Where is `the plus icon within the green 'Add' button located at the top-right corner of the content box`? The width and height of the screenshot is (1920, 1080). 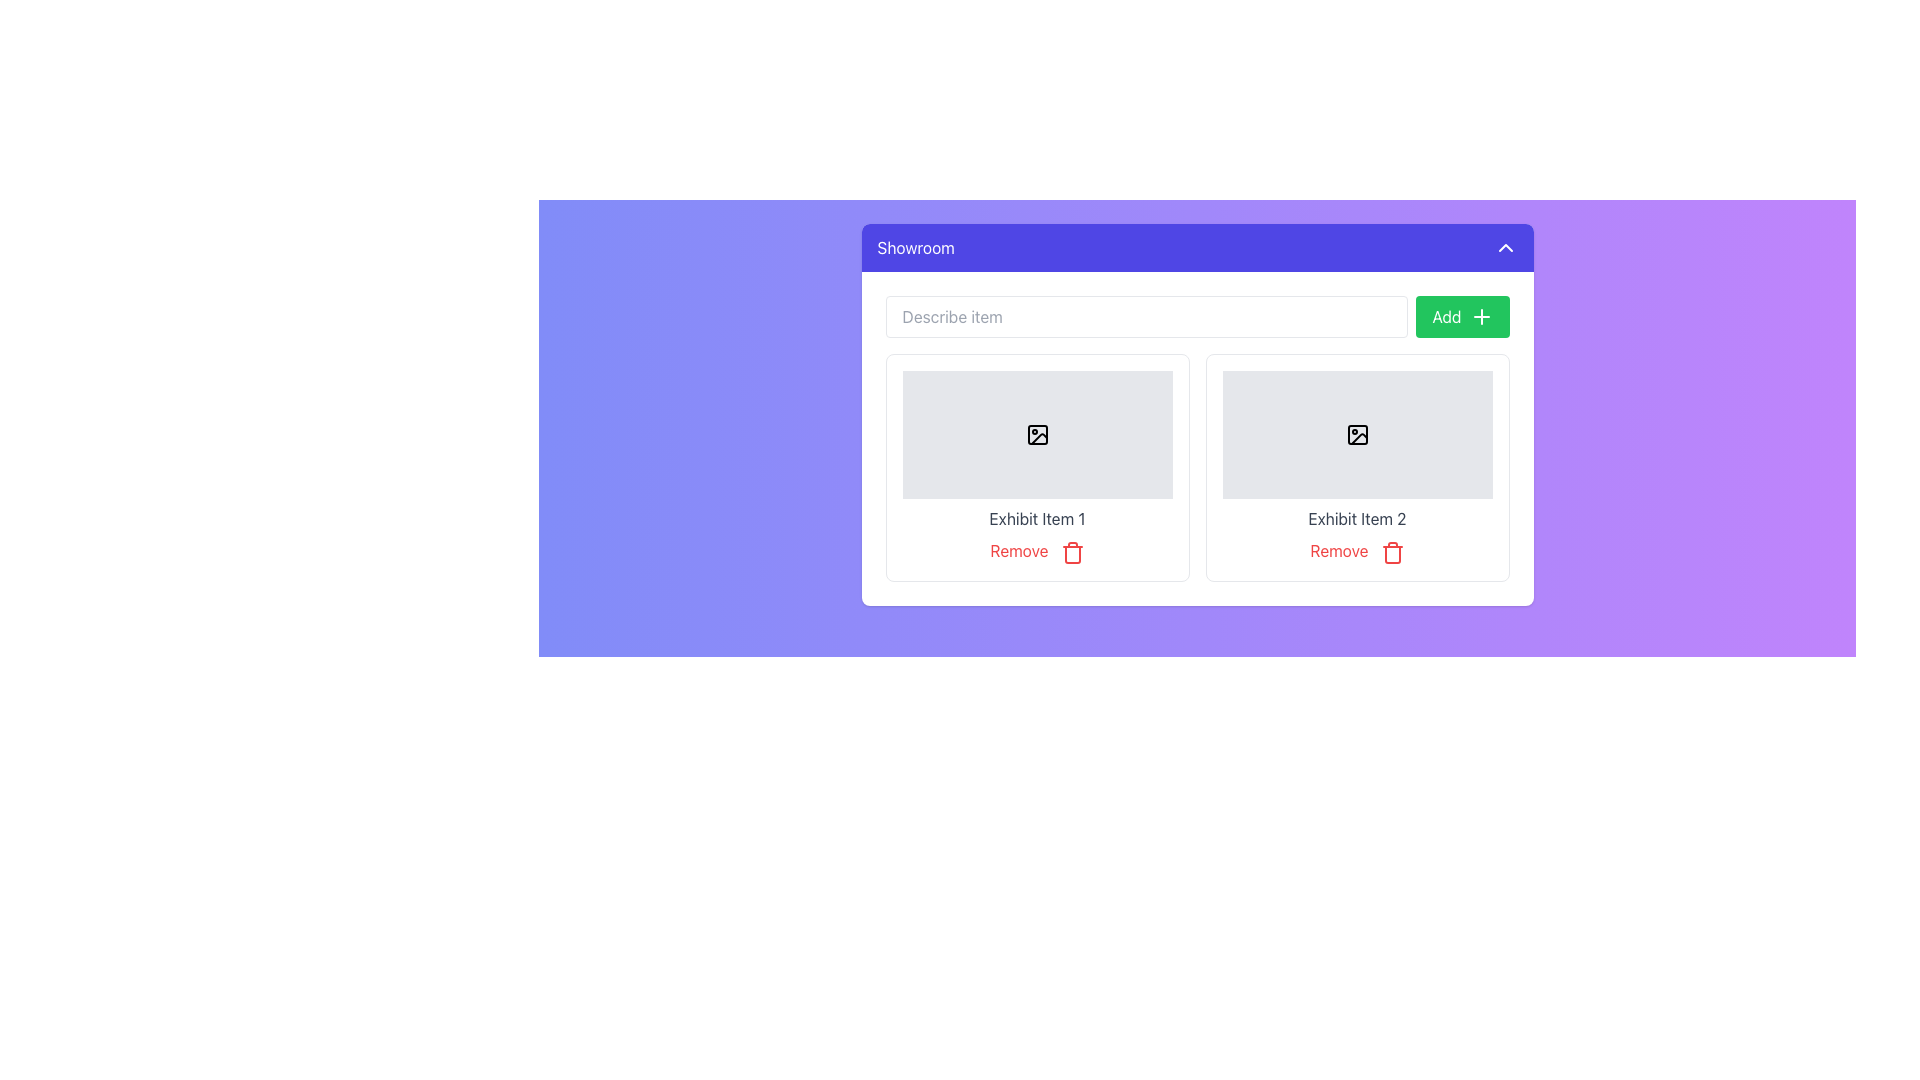
the plus icon within the green 'Add' button located at the top-right corner of the content box is located at coordinates (1481, 315).